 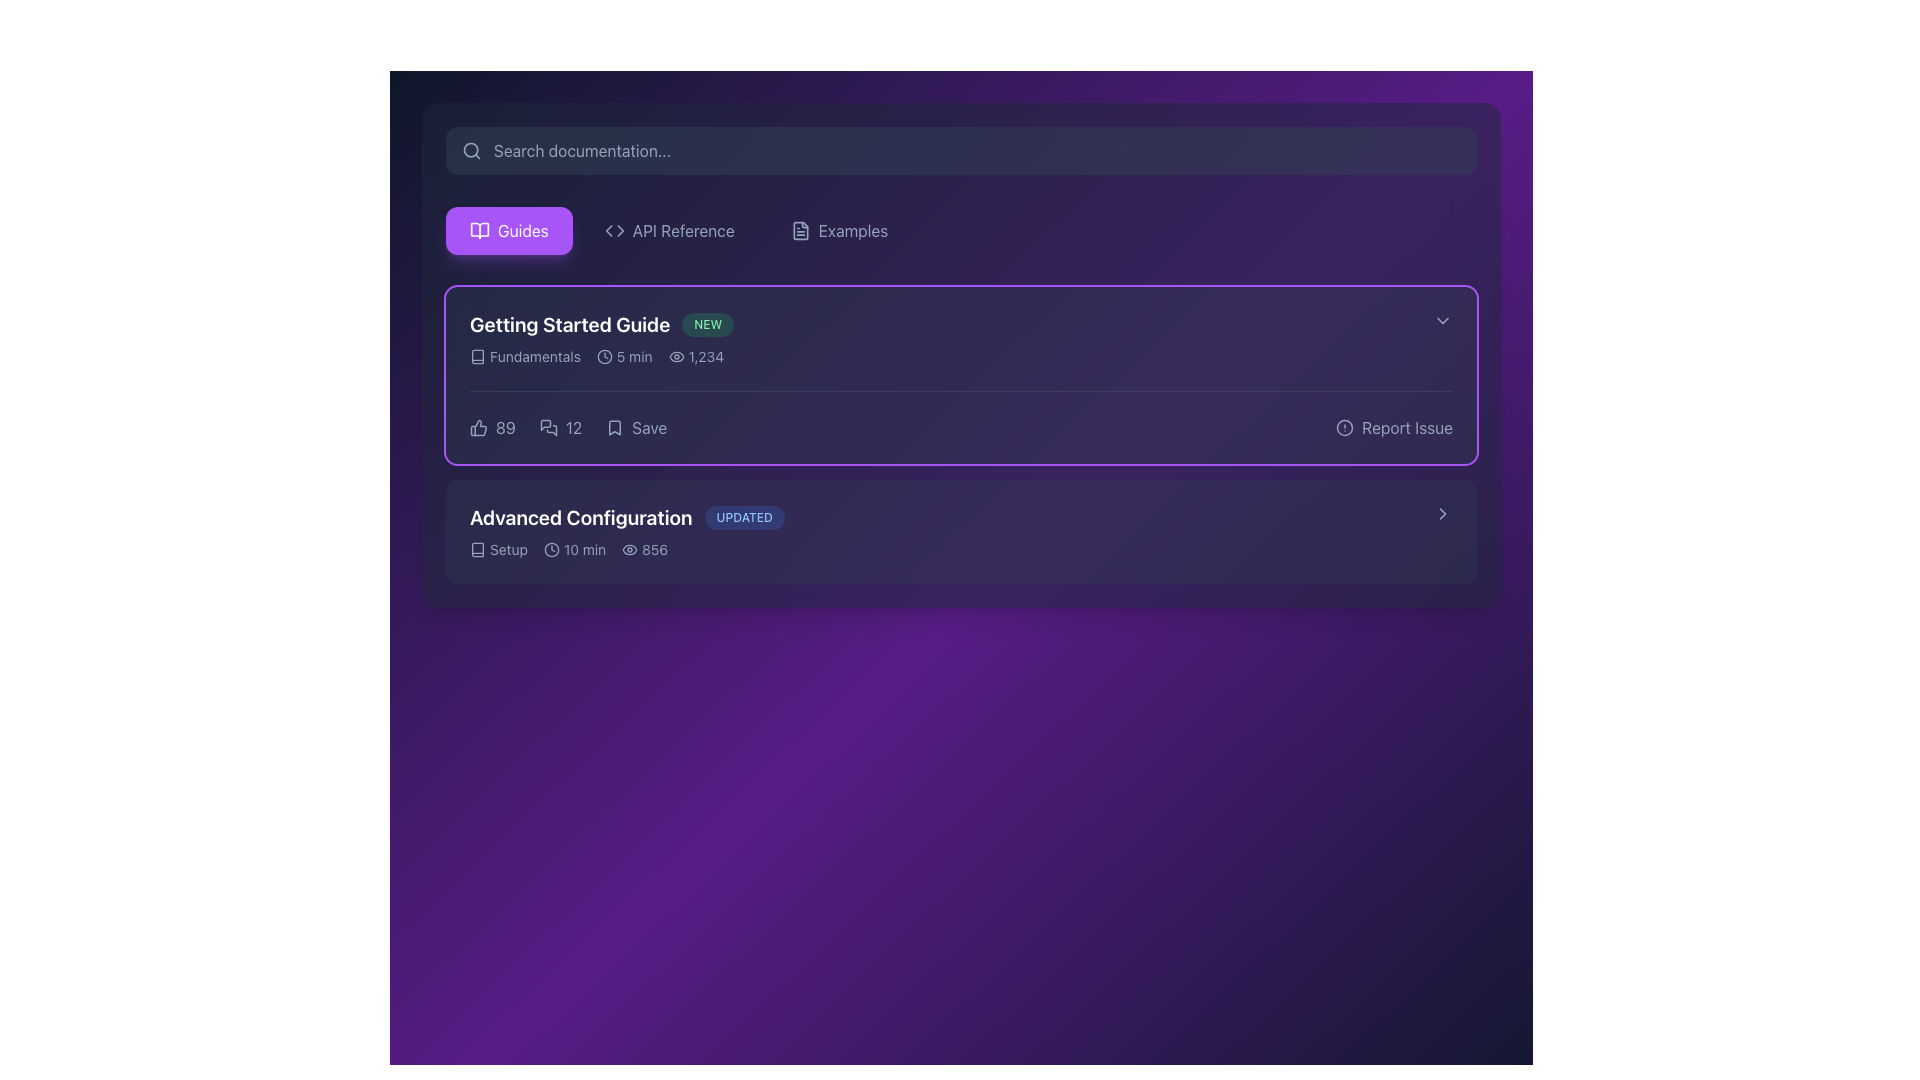 I want to click on the second list item, so click(x=961, y=531).